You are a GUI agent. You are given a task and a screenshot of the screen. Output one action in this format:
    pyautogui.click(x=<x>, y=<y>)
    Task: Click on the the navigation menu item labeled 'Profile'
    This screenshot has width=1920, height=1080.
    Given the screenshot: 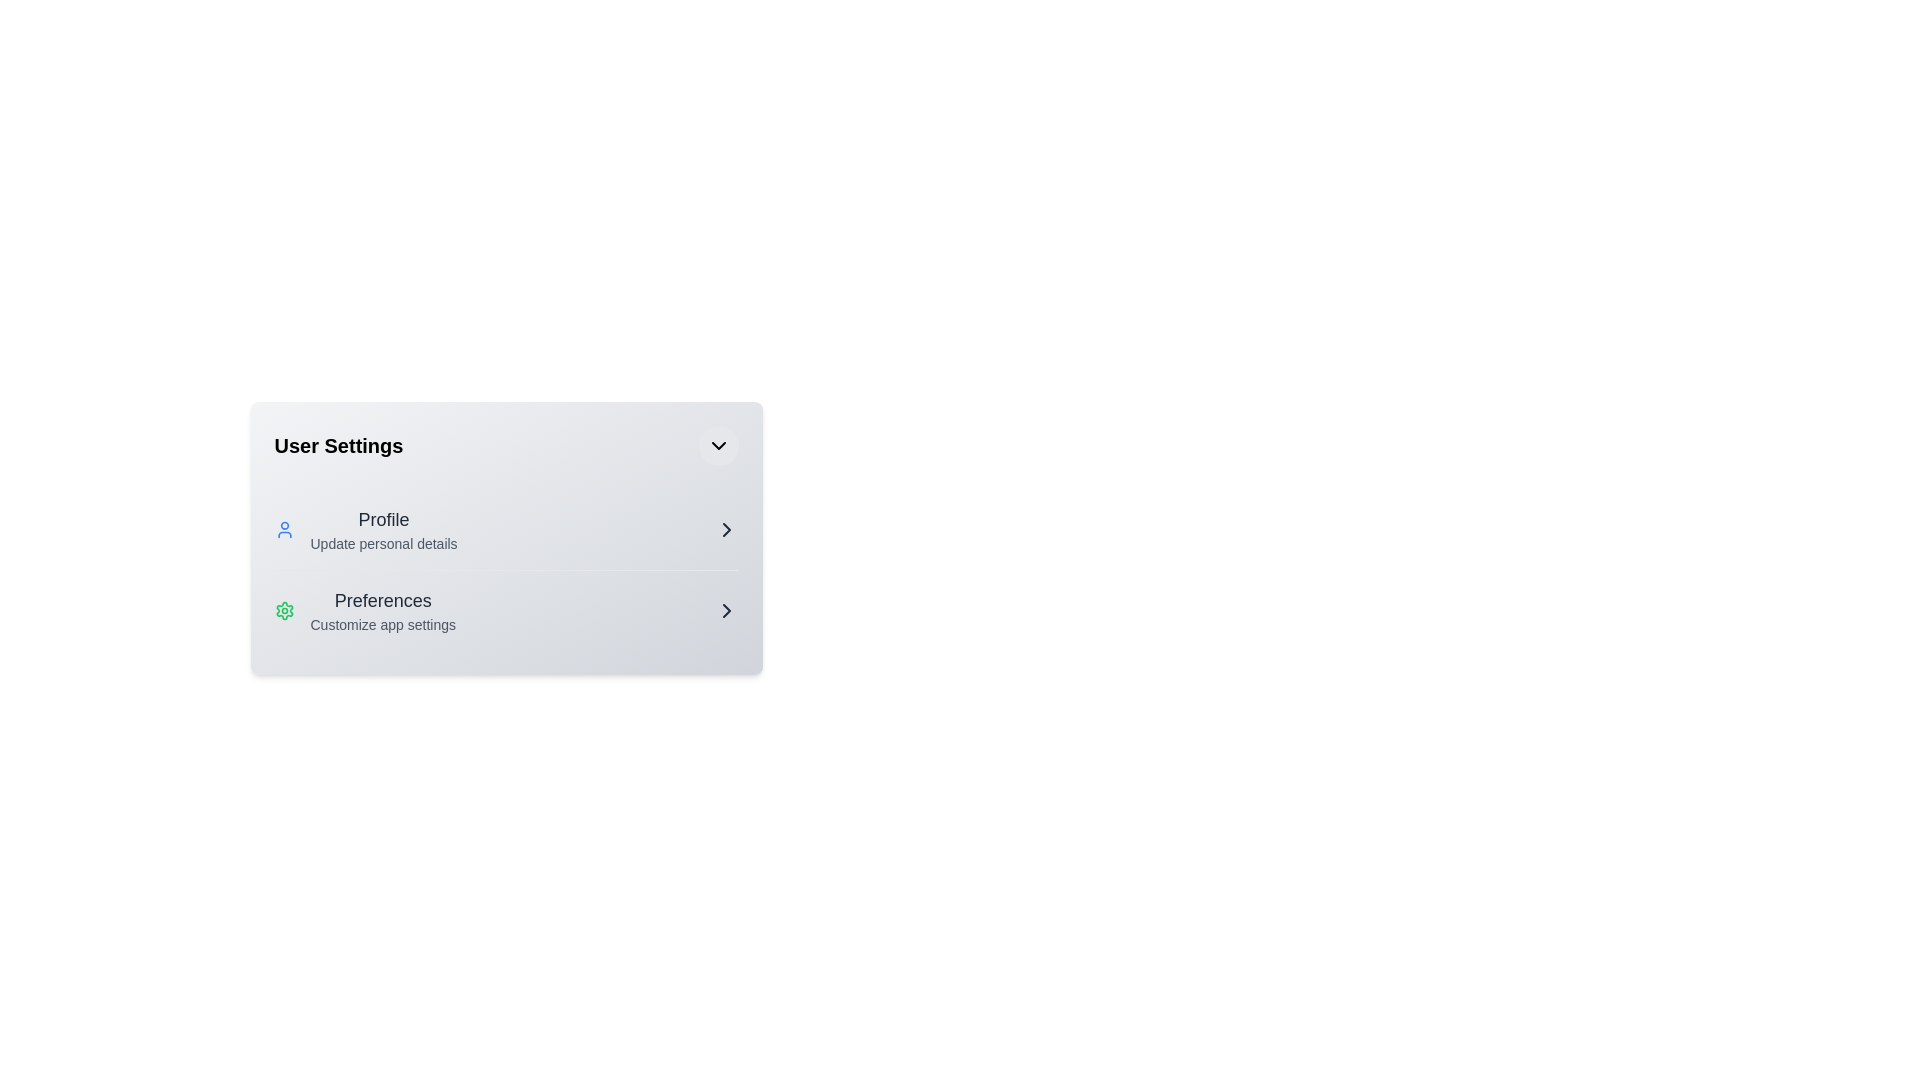 What is the action you would take?
    pyautogui.click(x=506, y=528)
    